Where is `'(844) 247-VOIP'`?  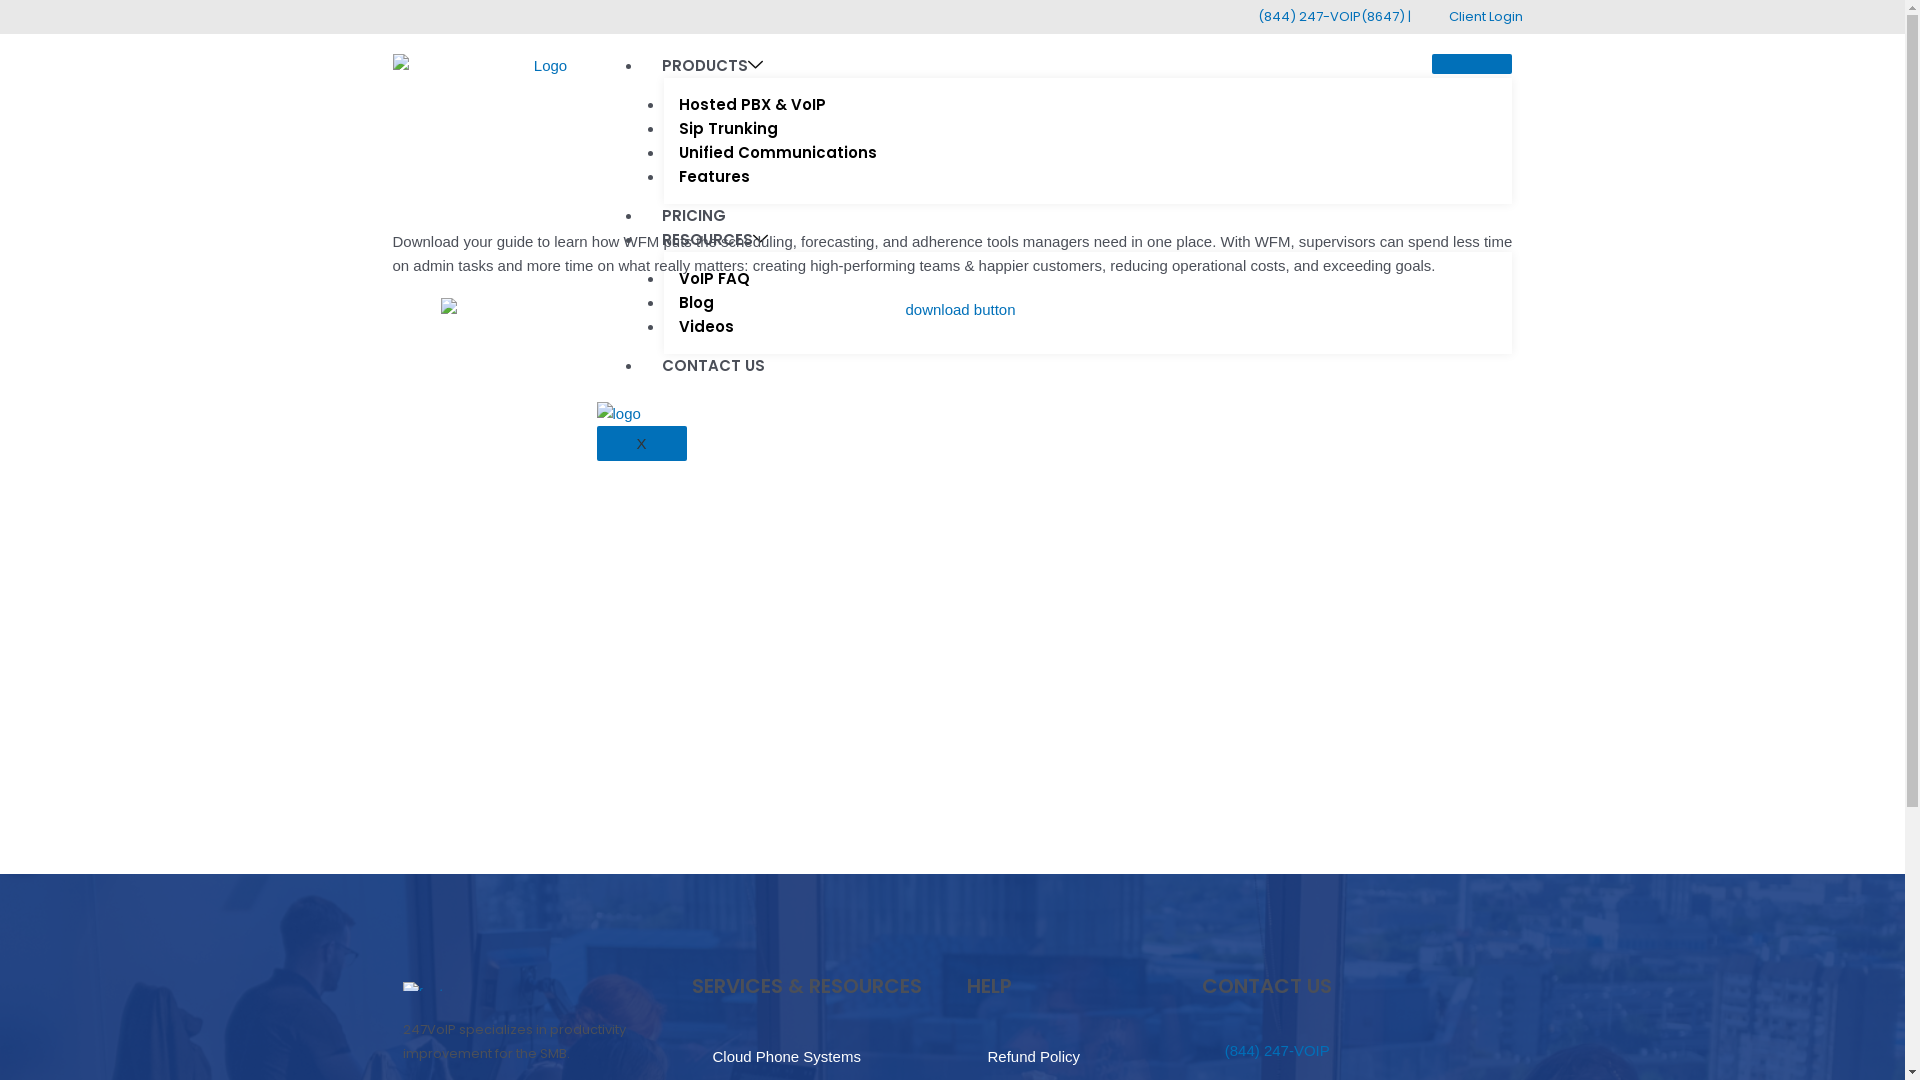 '(844) 247-VOIP' is located at coordinates (1200, 1048).